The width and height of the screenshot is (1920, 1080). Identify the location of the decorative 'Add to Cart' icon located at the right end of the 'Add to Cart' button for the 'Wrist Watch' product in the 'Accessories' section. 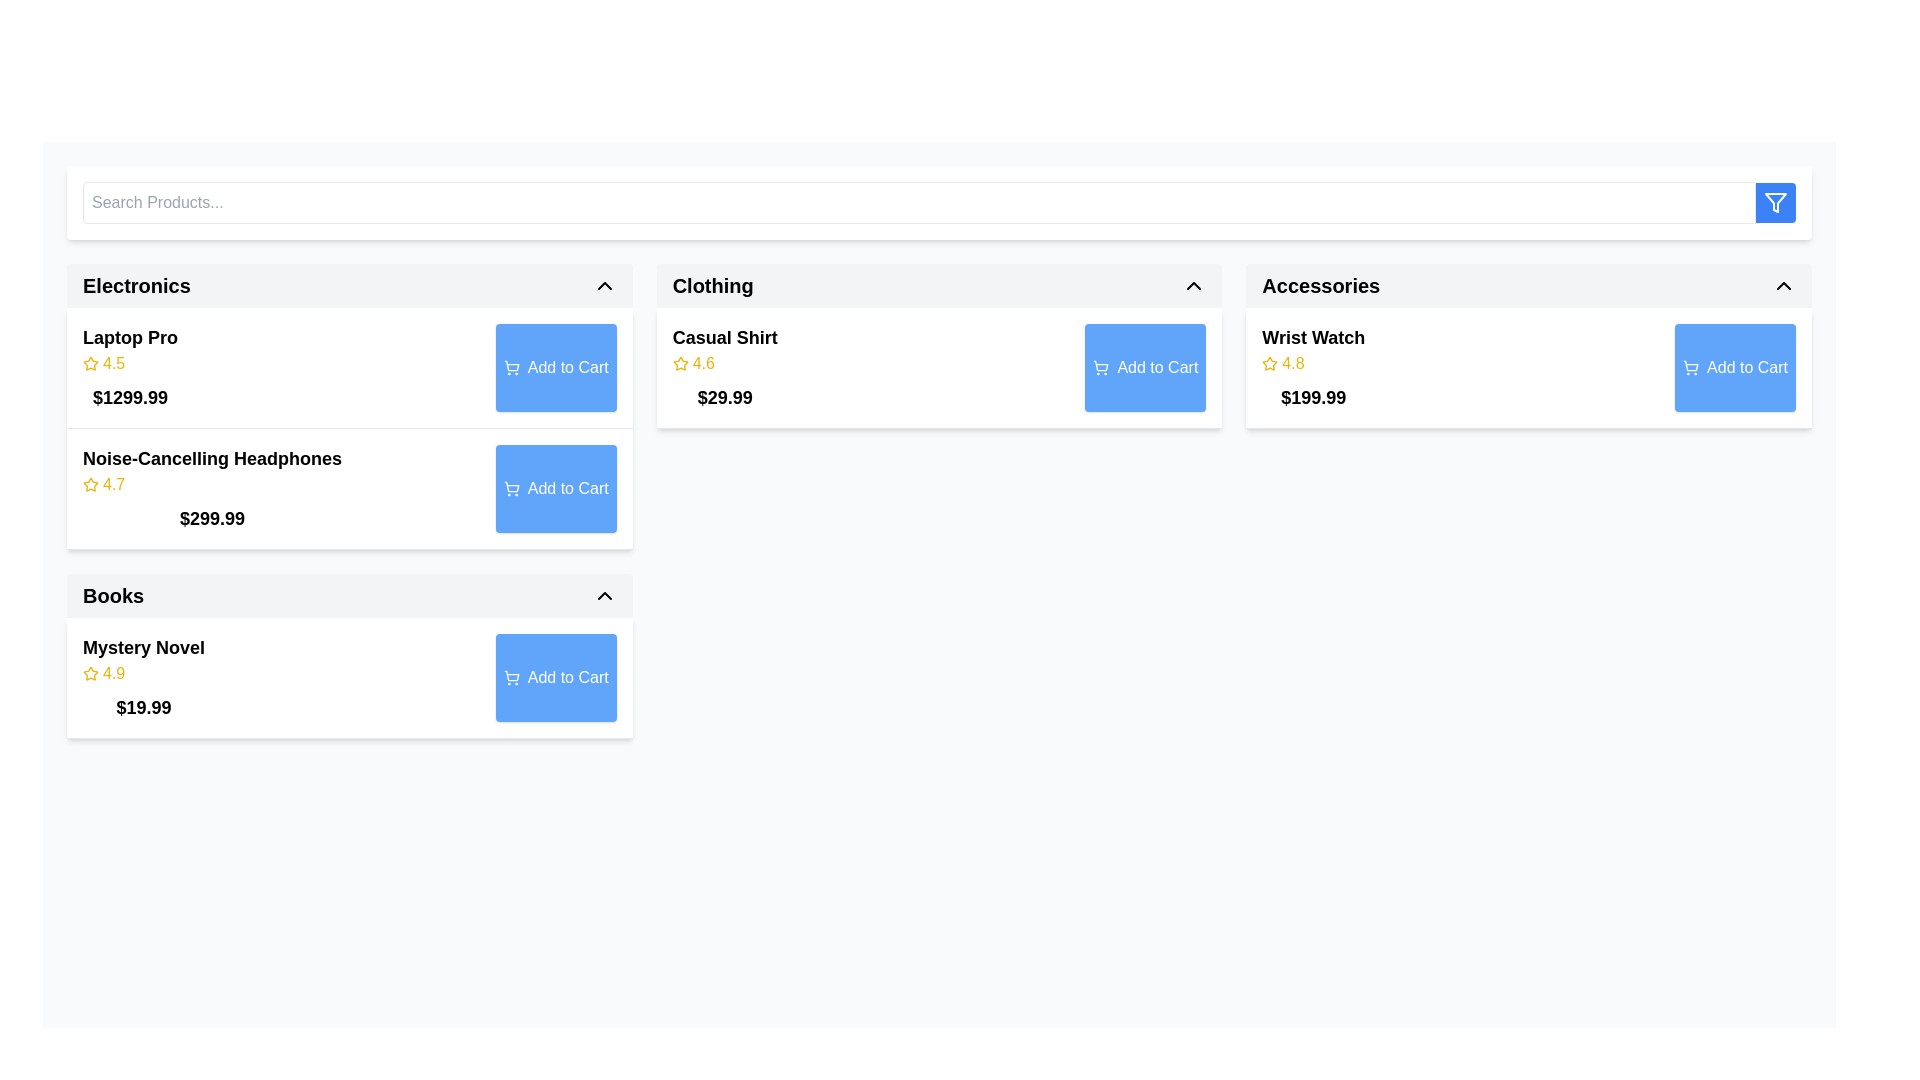
(1690, 366).